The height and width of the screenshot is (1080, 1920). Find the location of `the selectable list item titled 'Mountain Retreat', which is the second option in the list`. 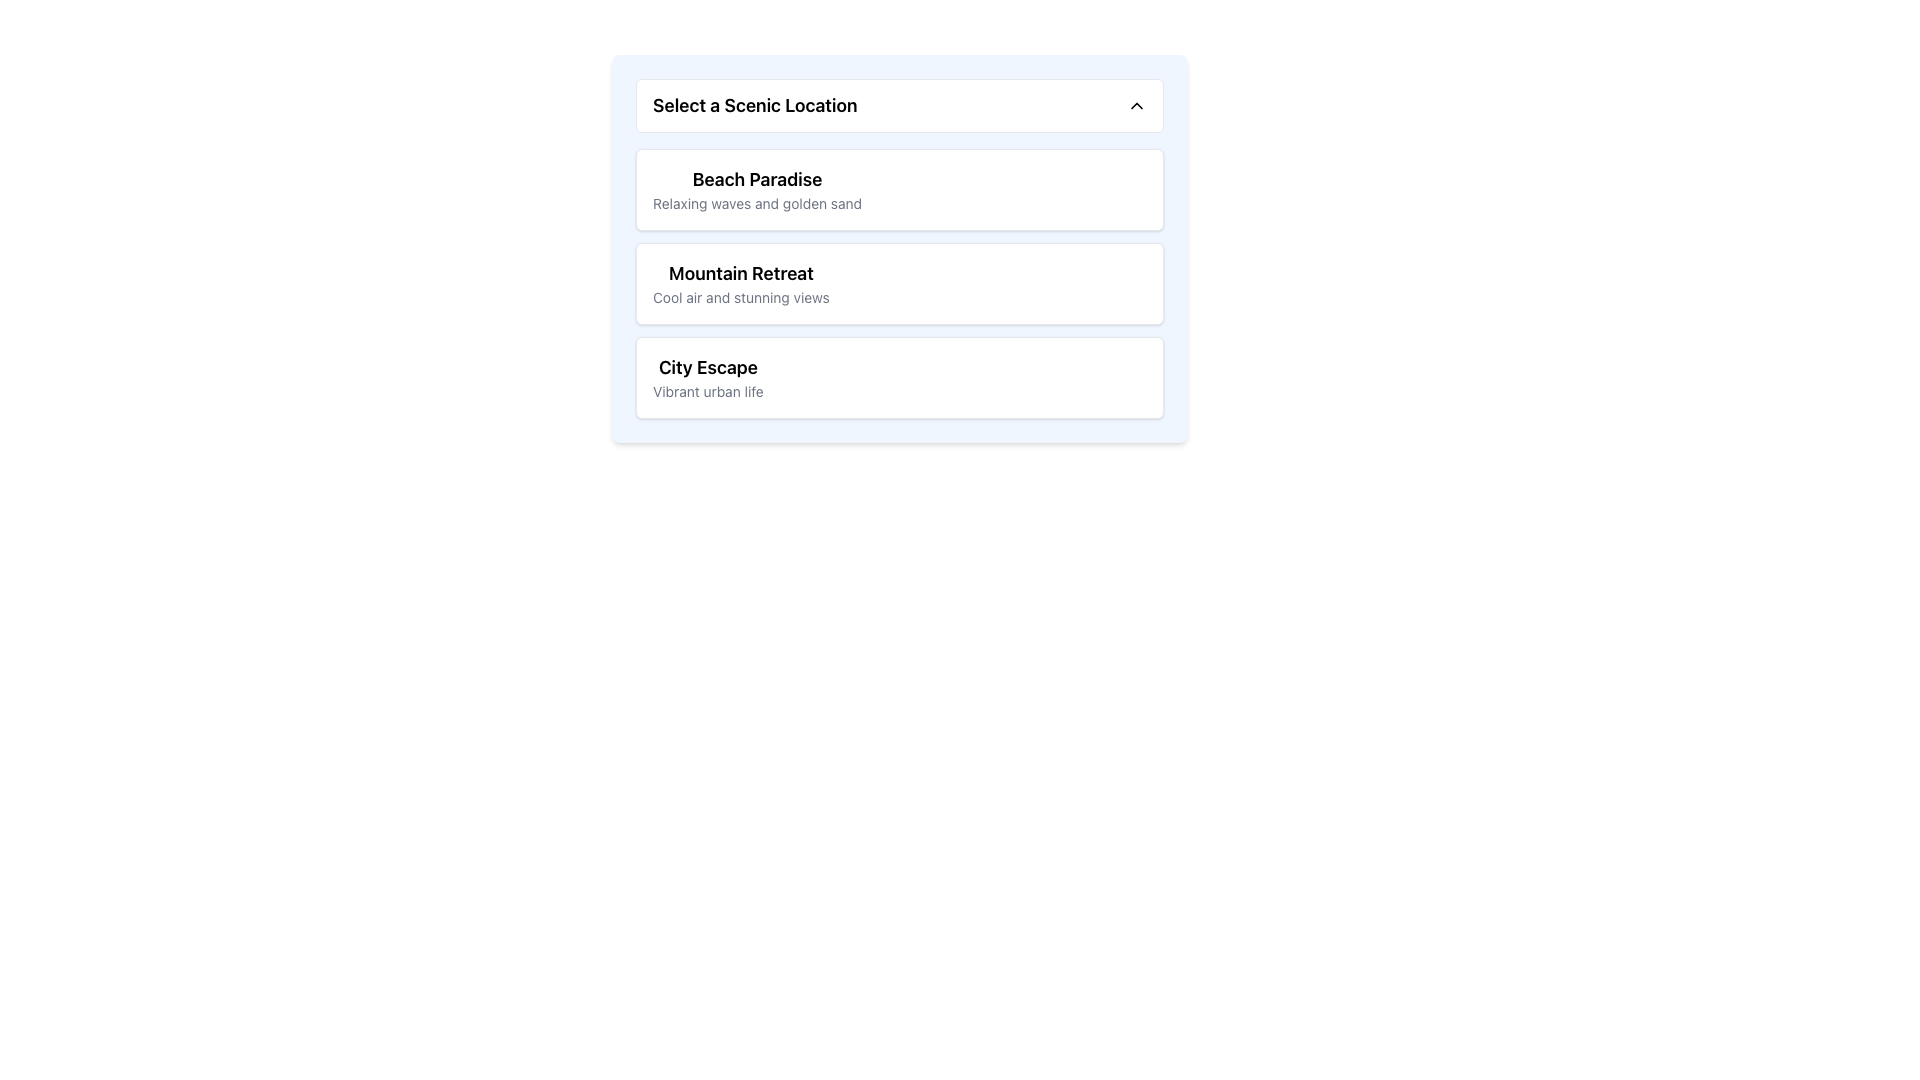

the selectable list item titled 'Mountain Retreat', which is the second option in the list is located at coordinates (899, 284).